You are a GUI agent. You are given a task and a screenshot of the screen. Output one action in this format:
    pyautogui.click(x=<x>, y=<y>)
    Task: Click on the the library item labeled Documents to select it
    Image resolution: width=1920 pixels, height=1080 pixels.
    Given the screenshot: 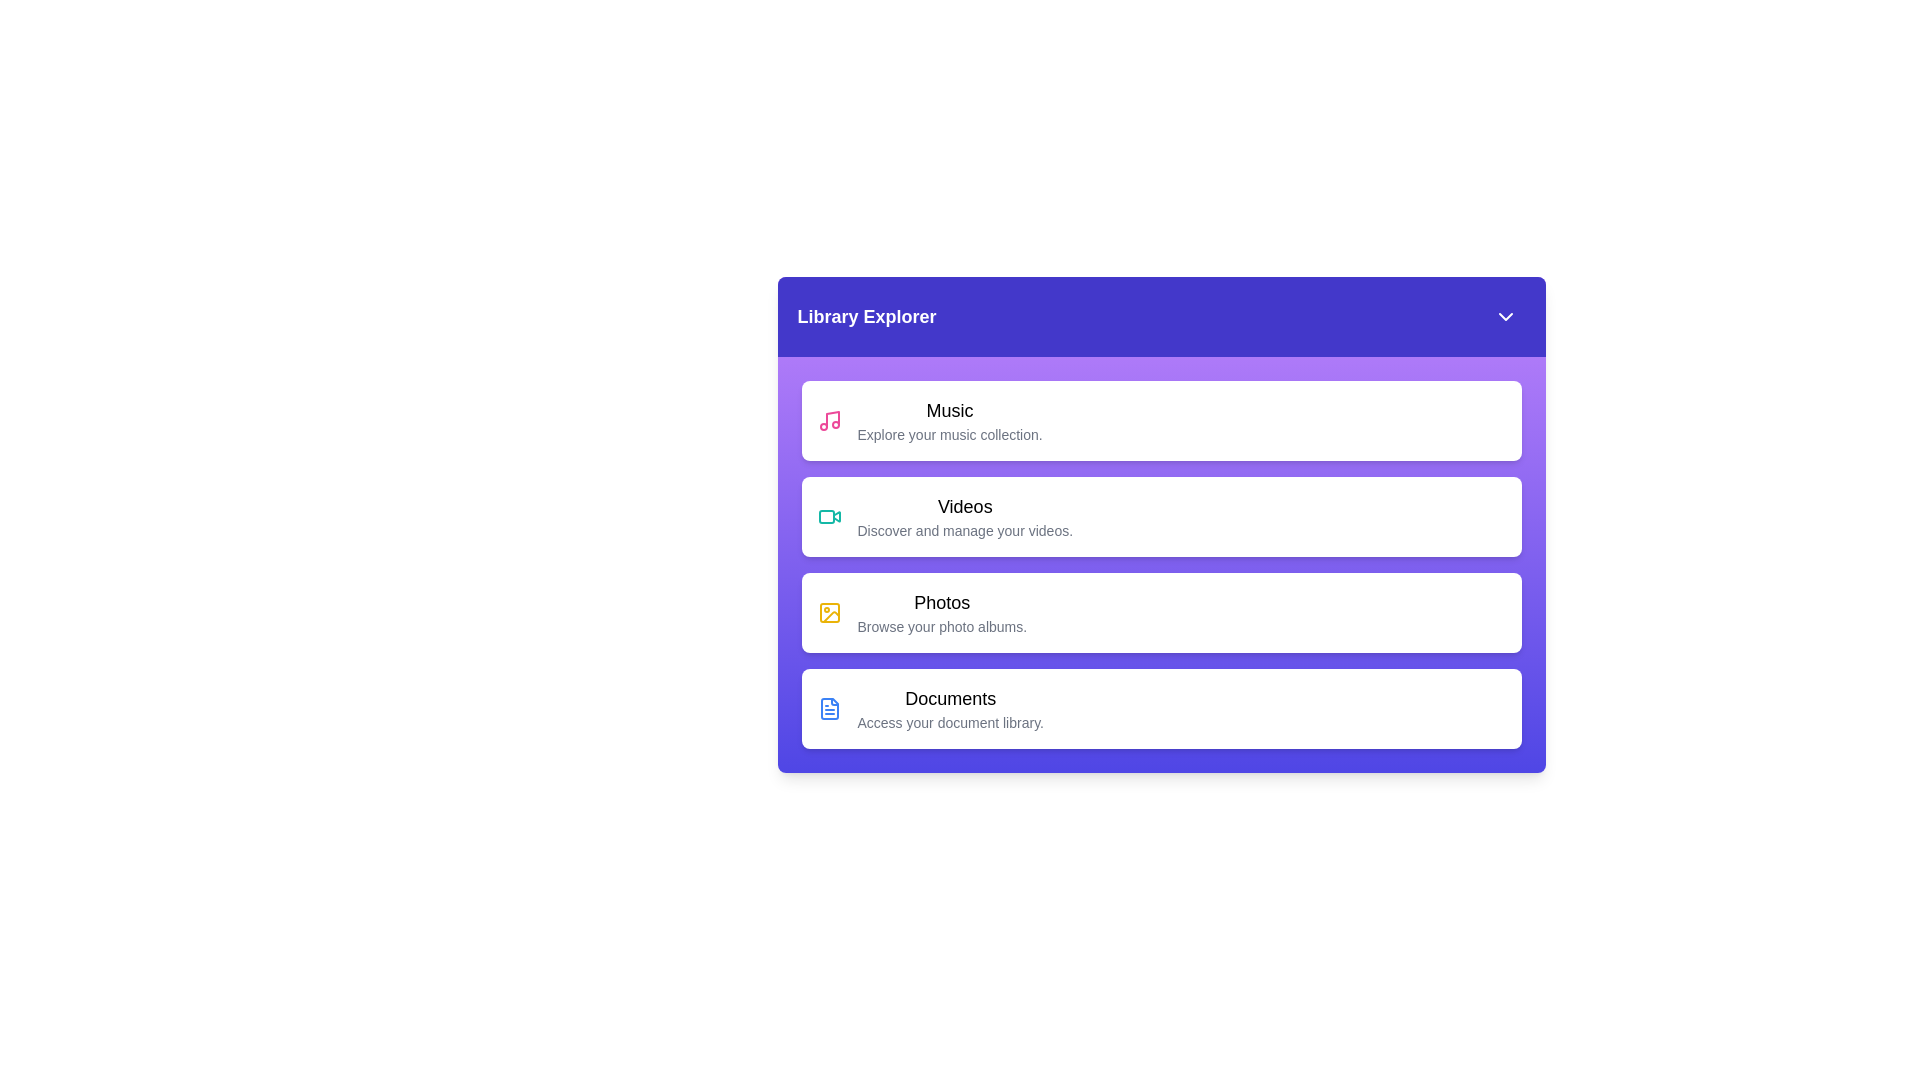 What is the action you would take?
    pyautogui.click(x=1161, y=708)
    